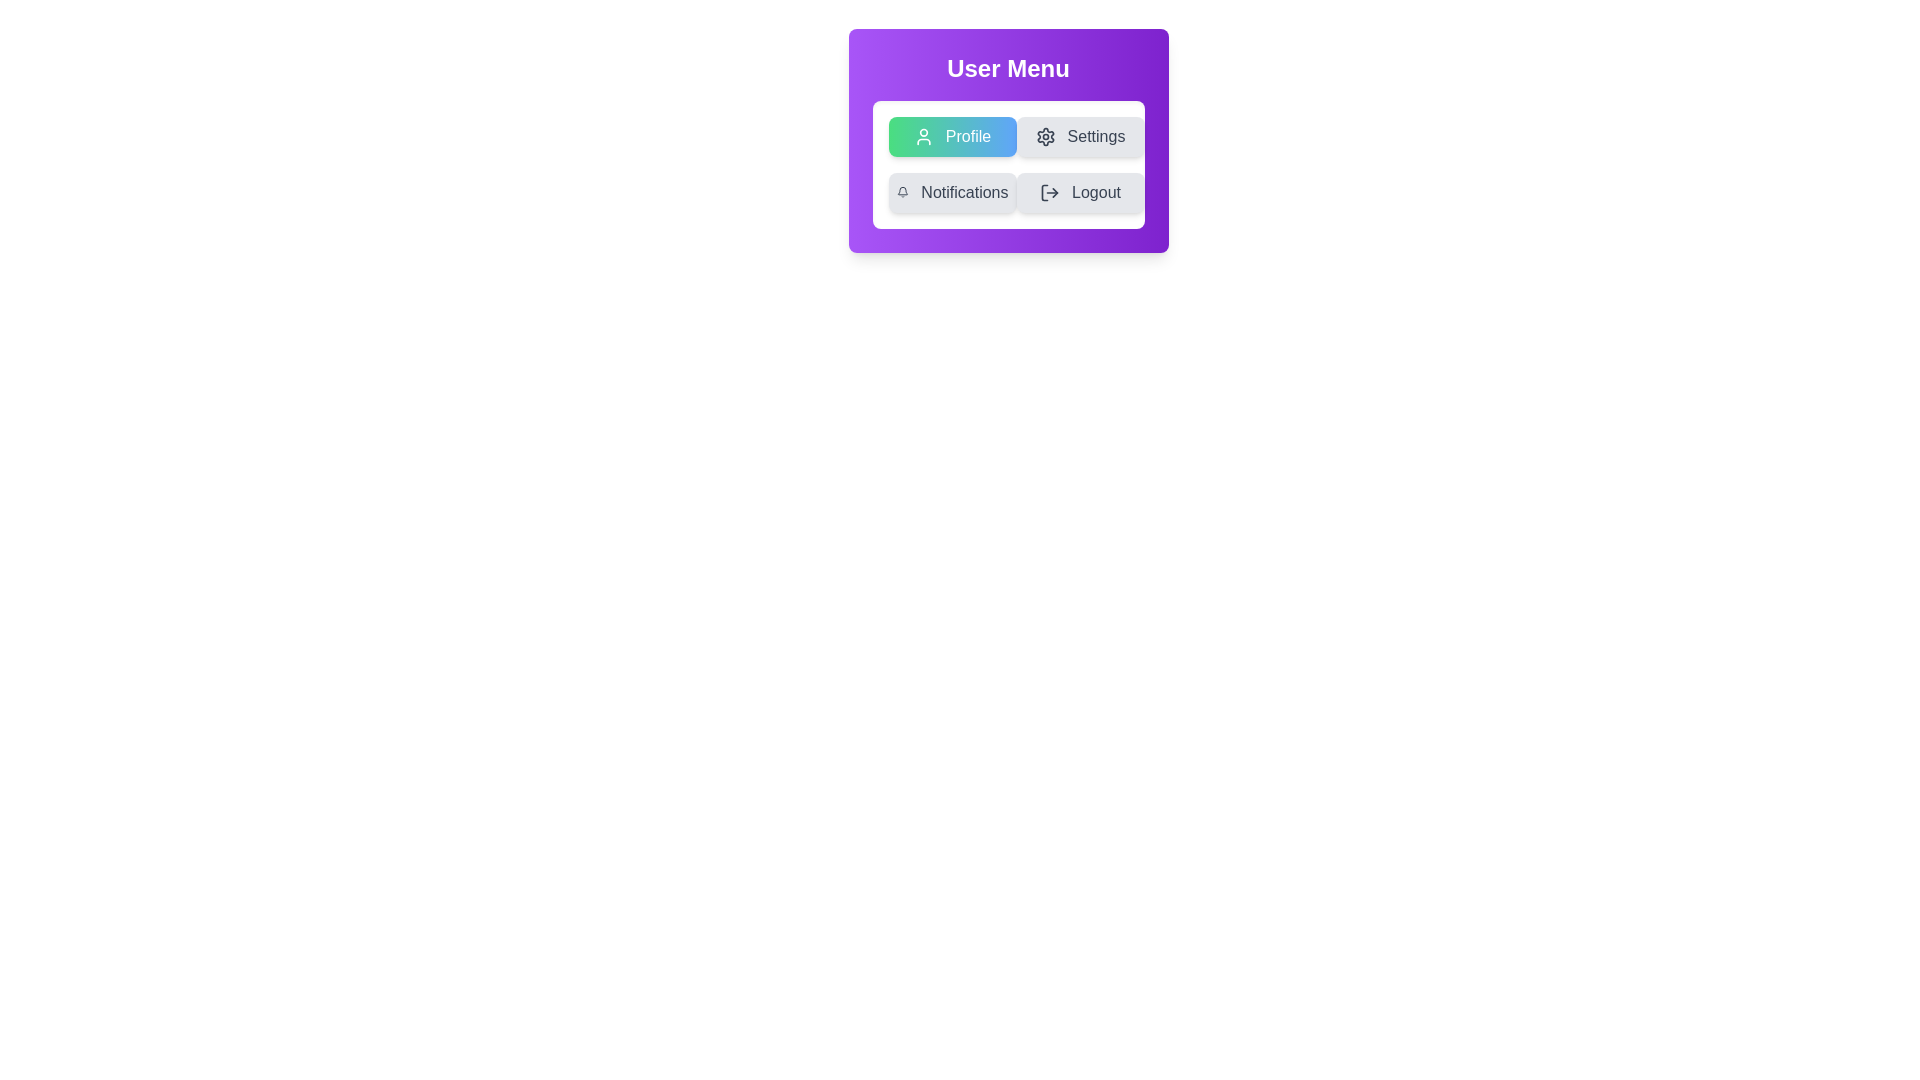 The height and width of the screenshot is (1080, 1920). I want to click on the menu option Notifications by clicking on its button, so click(951, 192).